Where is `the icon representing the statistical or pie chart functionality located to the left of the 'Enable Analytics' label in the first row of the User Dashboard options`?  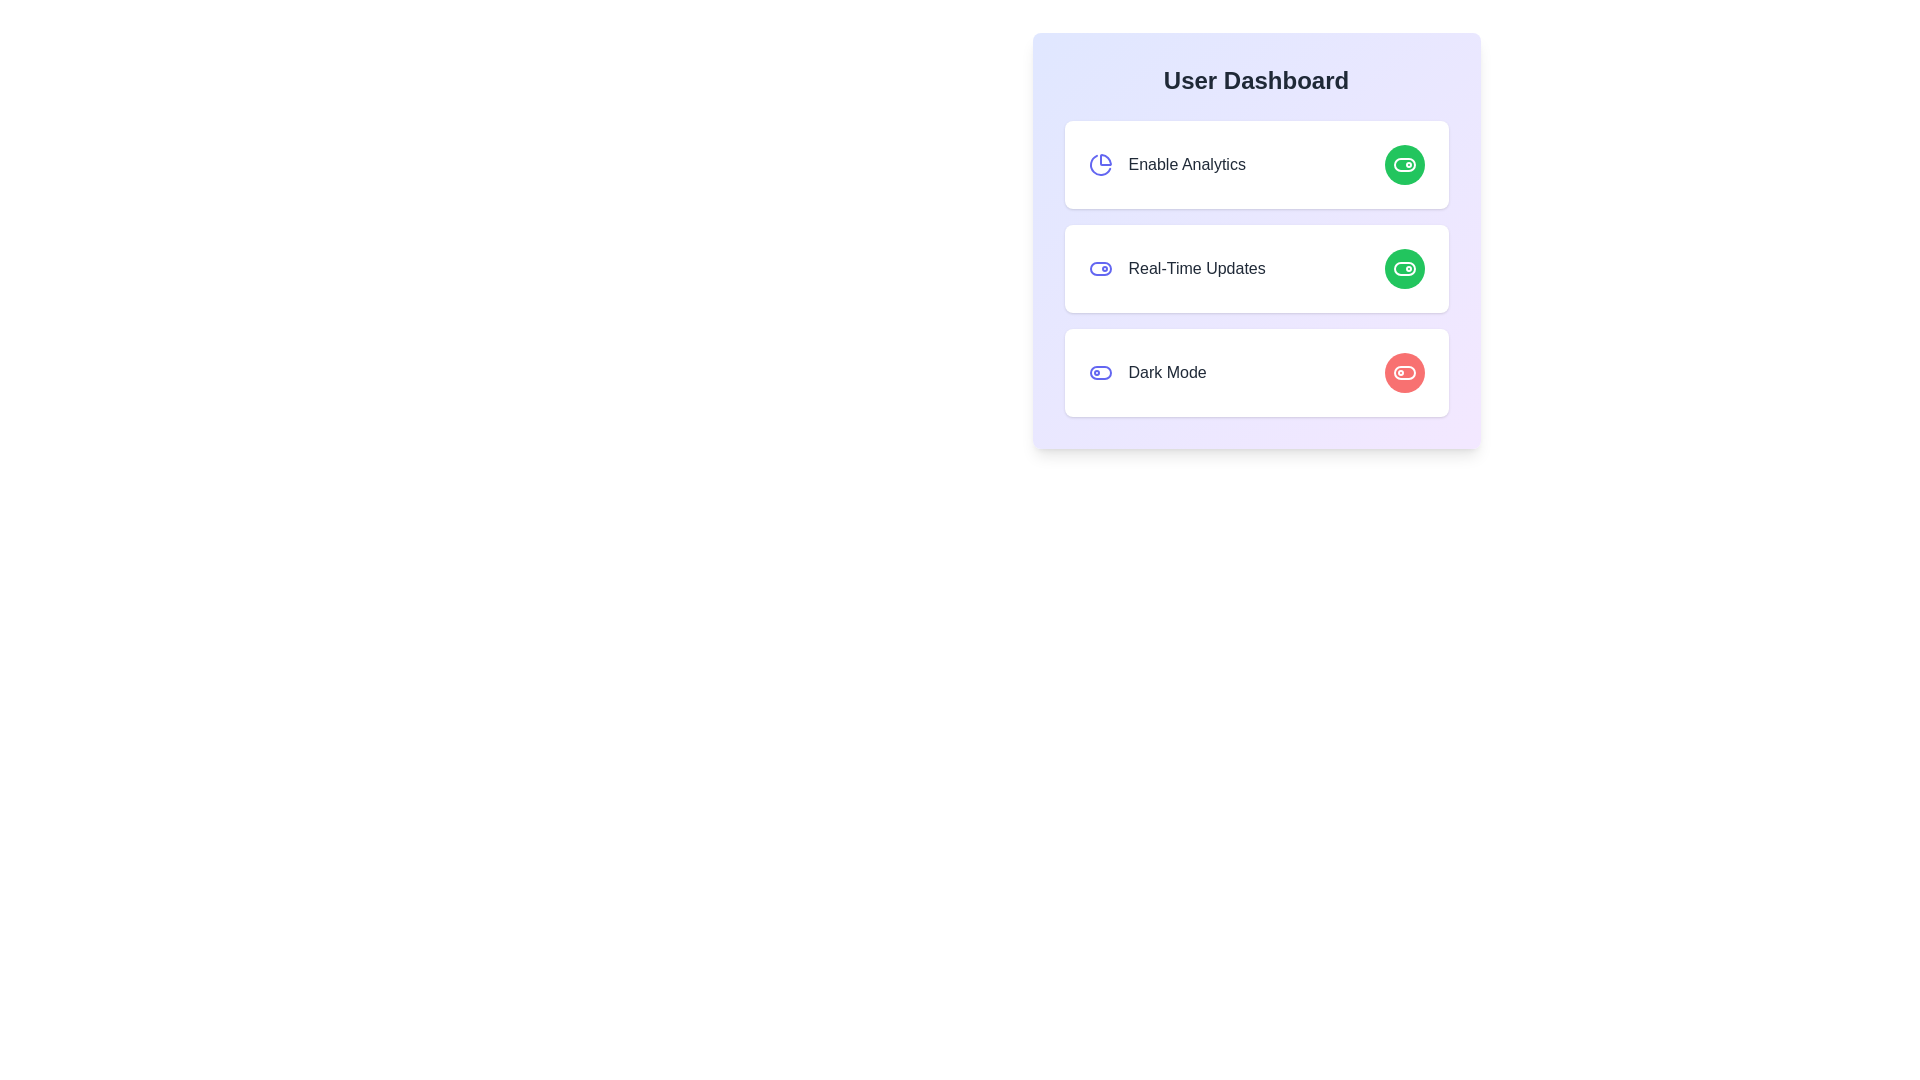
the icon representing the statistical or pie chart functionality located to the left of the 'Enable Analytics' label in the first row of the User Dashboard options is located at coordinates (1099, 164).